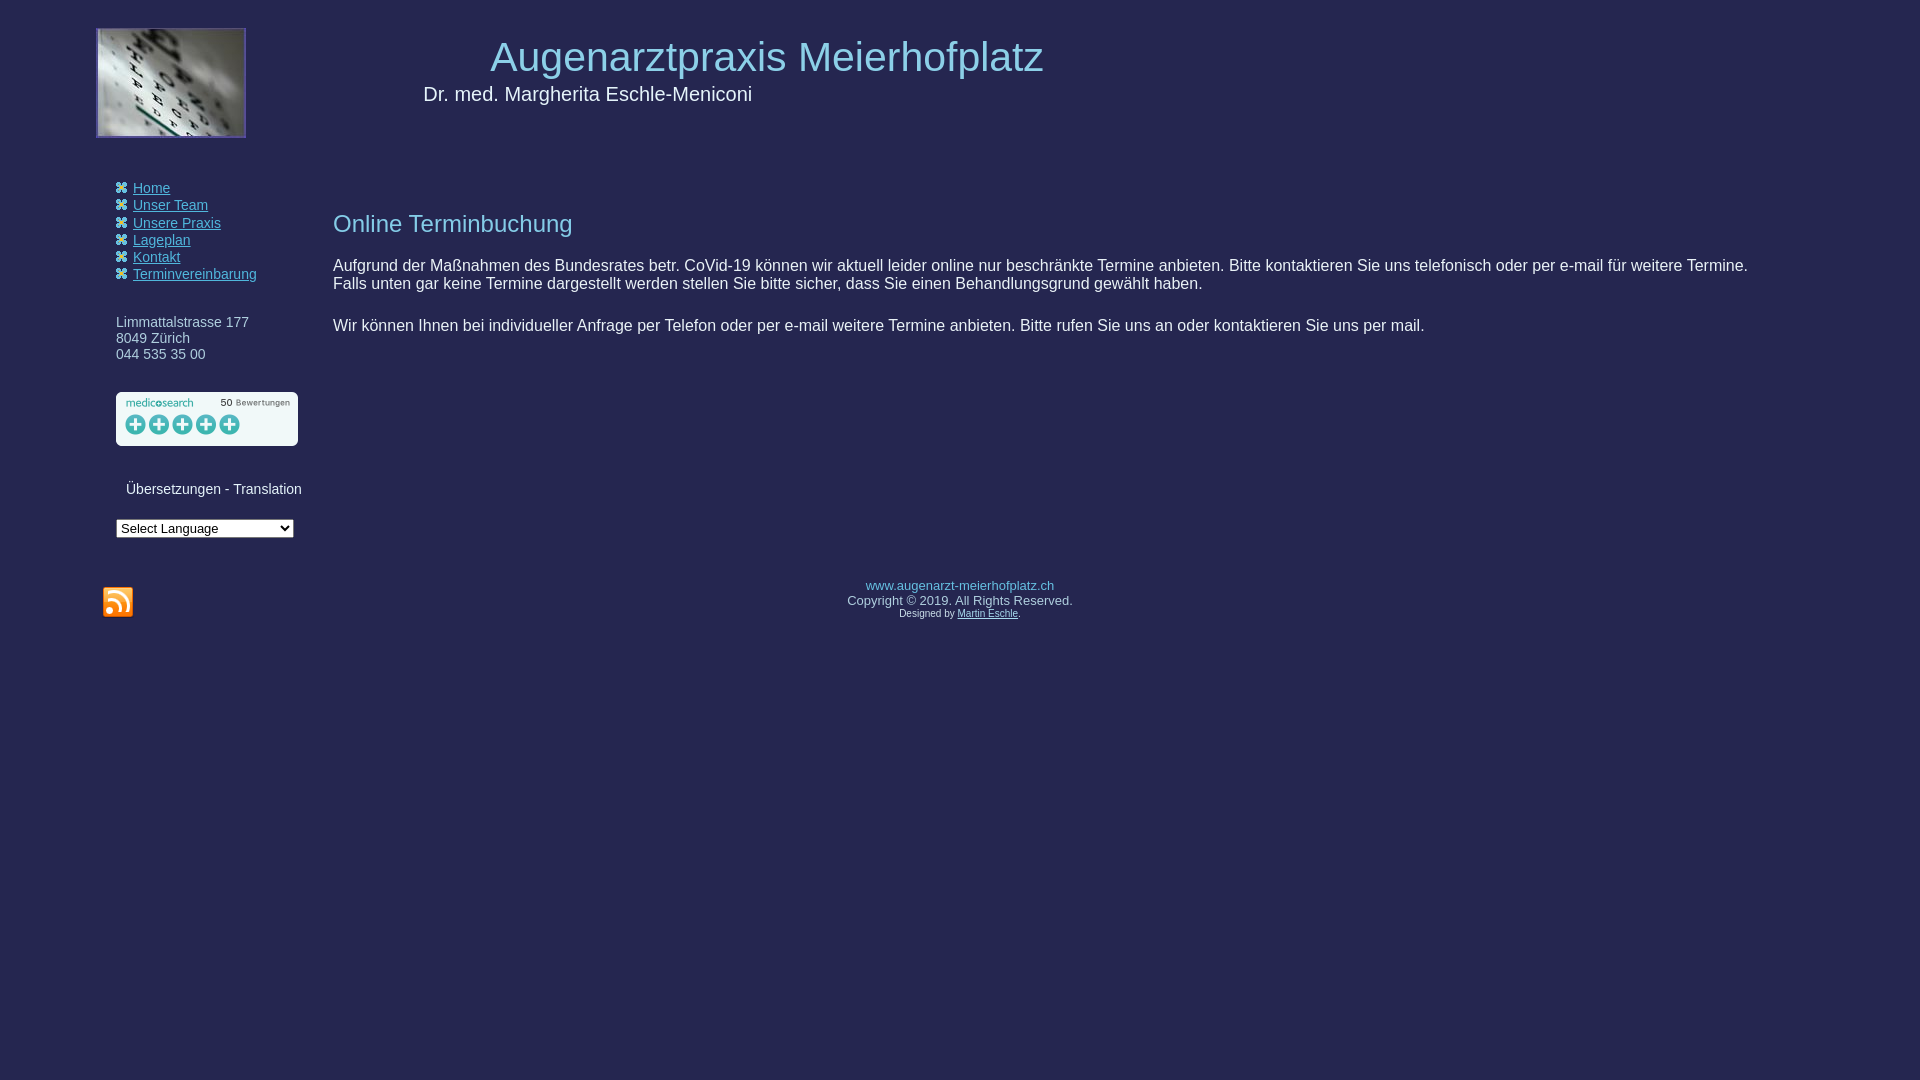 This screenshot has height=1080, width=1920. What do you see at coordinates (100, 600) in the screenshot?
I see `'RSS'` at bounding box center [100, 600].